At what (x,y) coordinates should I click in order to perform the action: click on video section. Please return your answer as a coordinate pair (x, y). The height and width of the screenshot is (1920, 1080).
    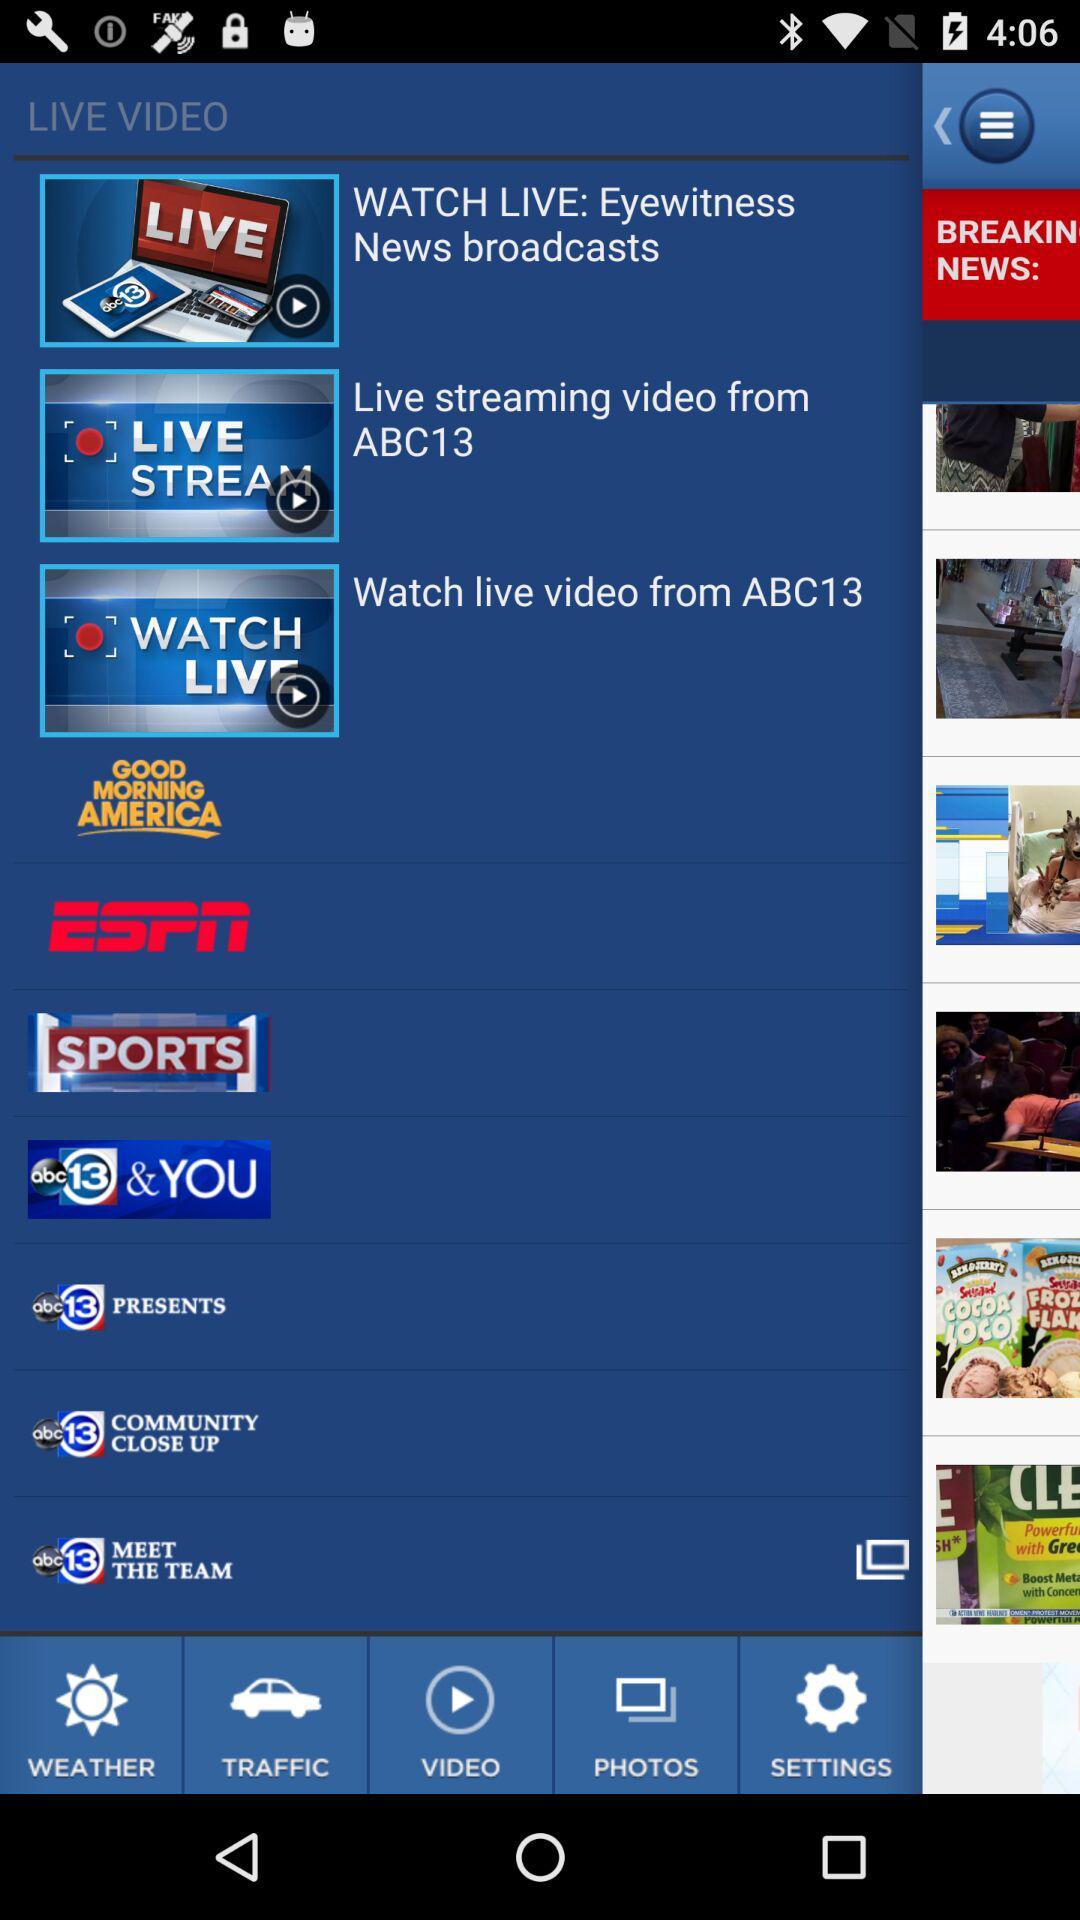
    Looking at the image, I should click on (460, 1714).